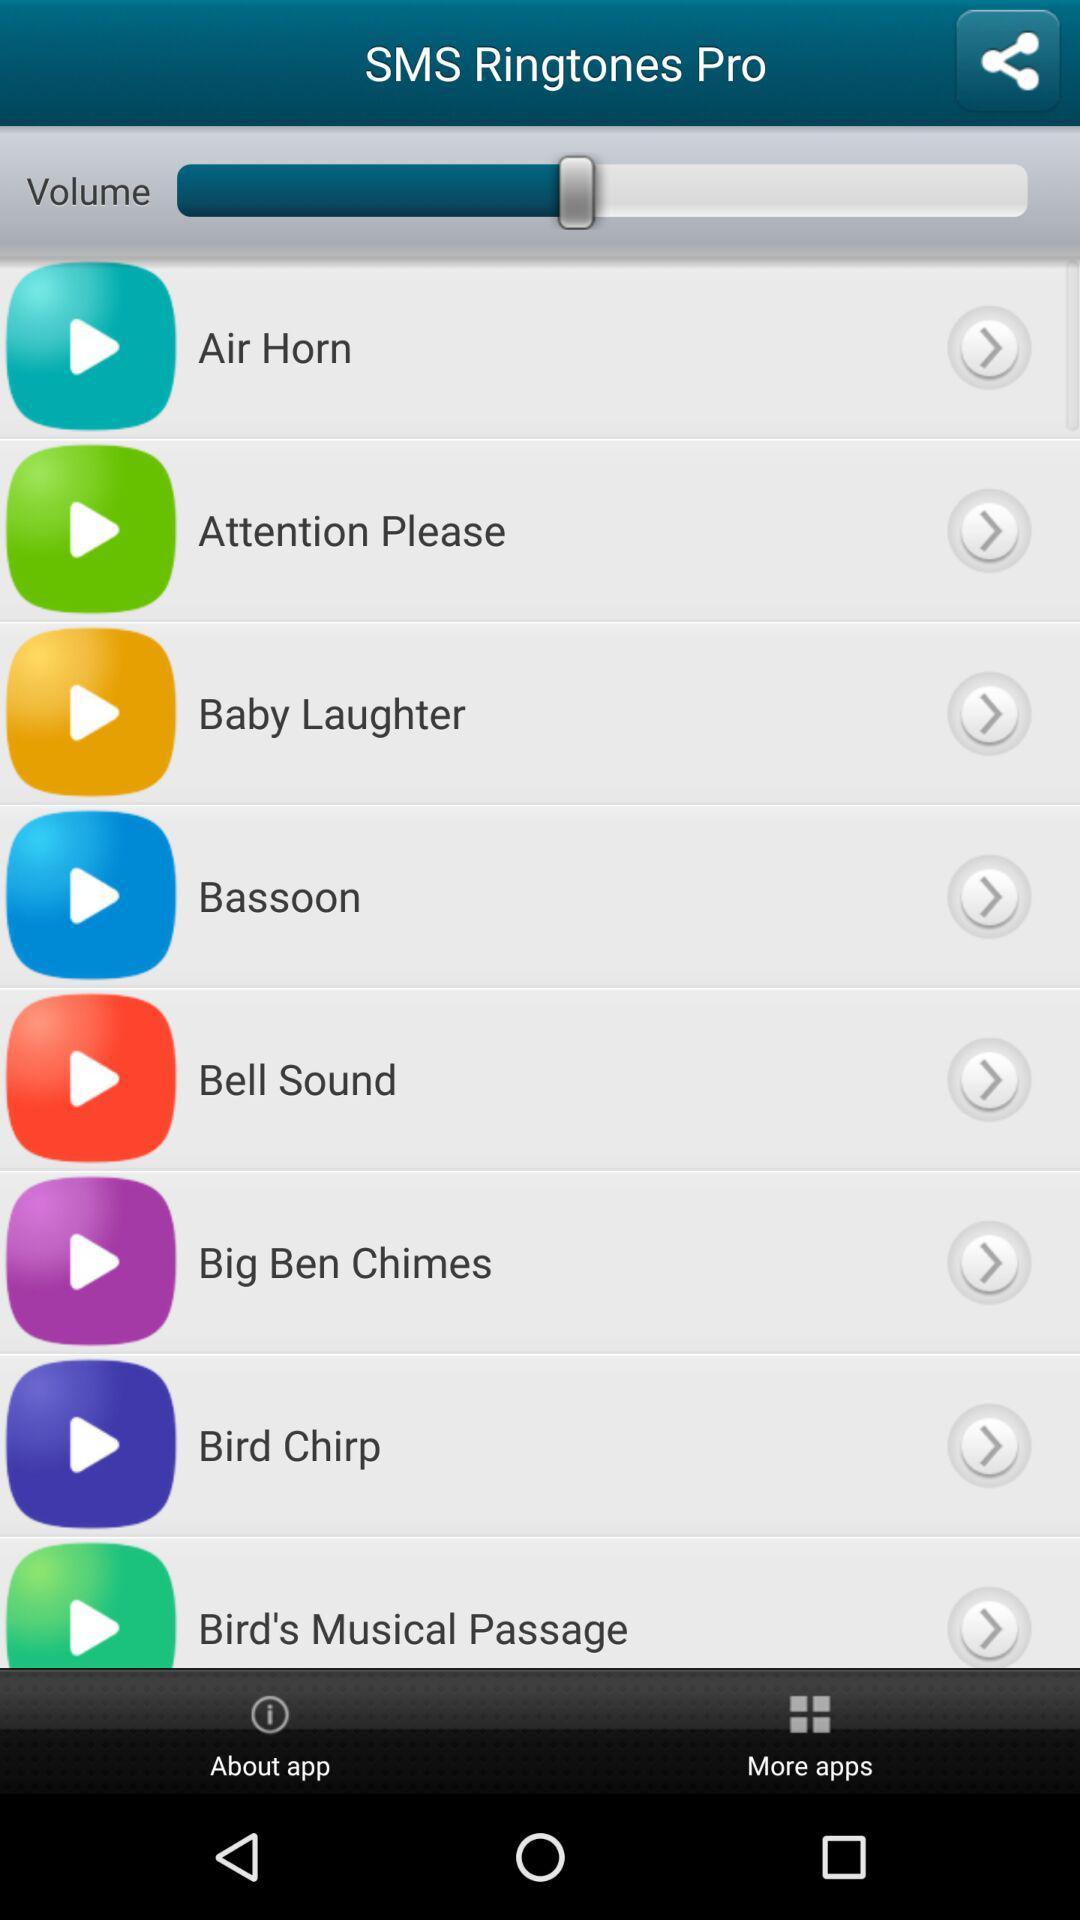 This screenshot has width=1080, height=1920. Describe the element at coordinates (987, 712) in the screenshot. I see `see more options about this ringtone` at that location.